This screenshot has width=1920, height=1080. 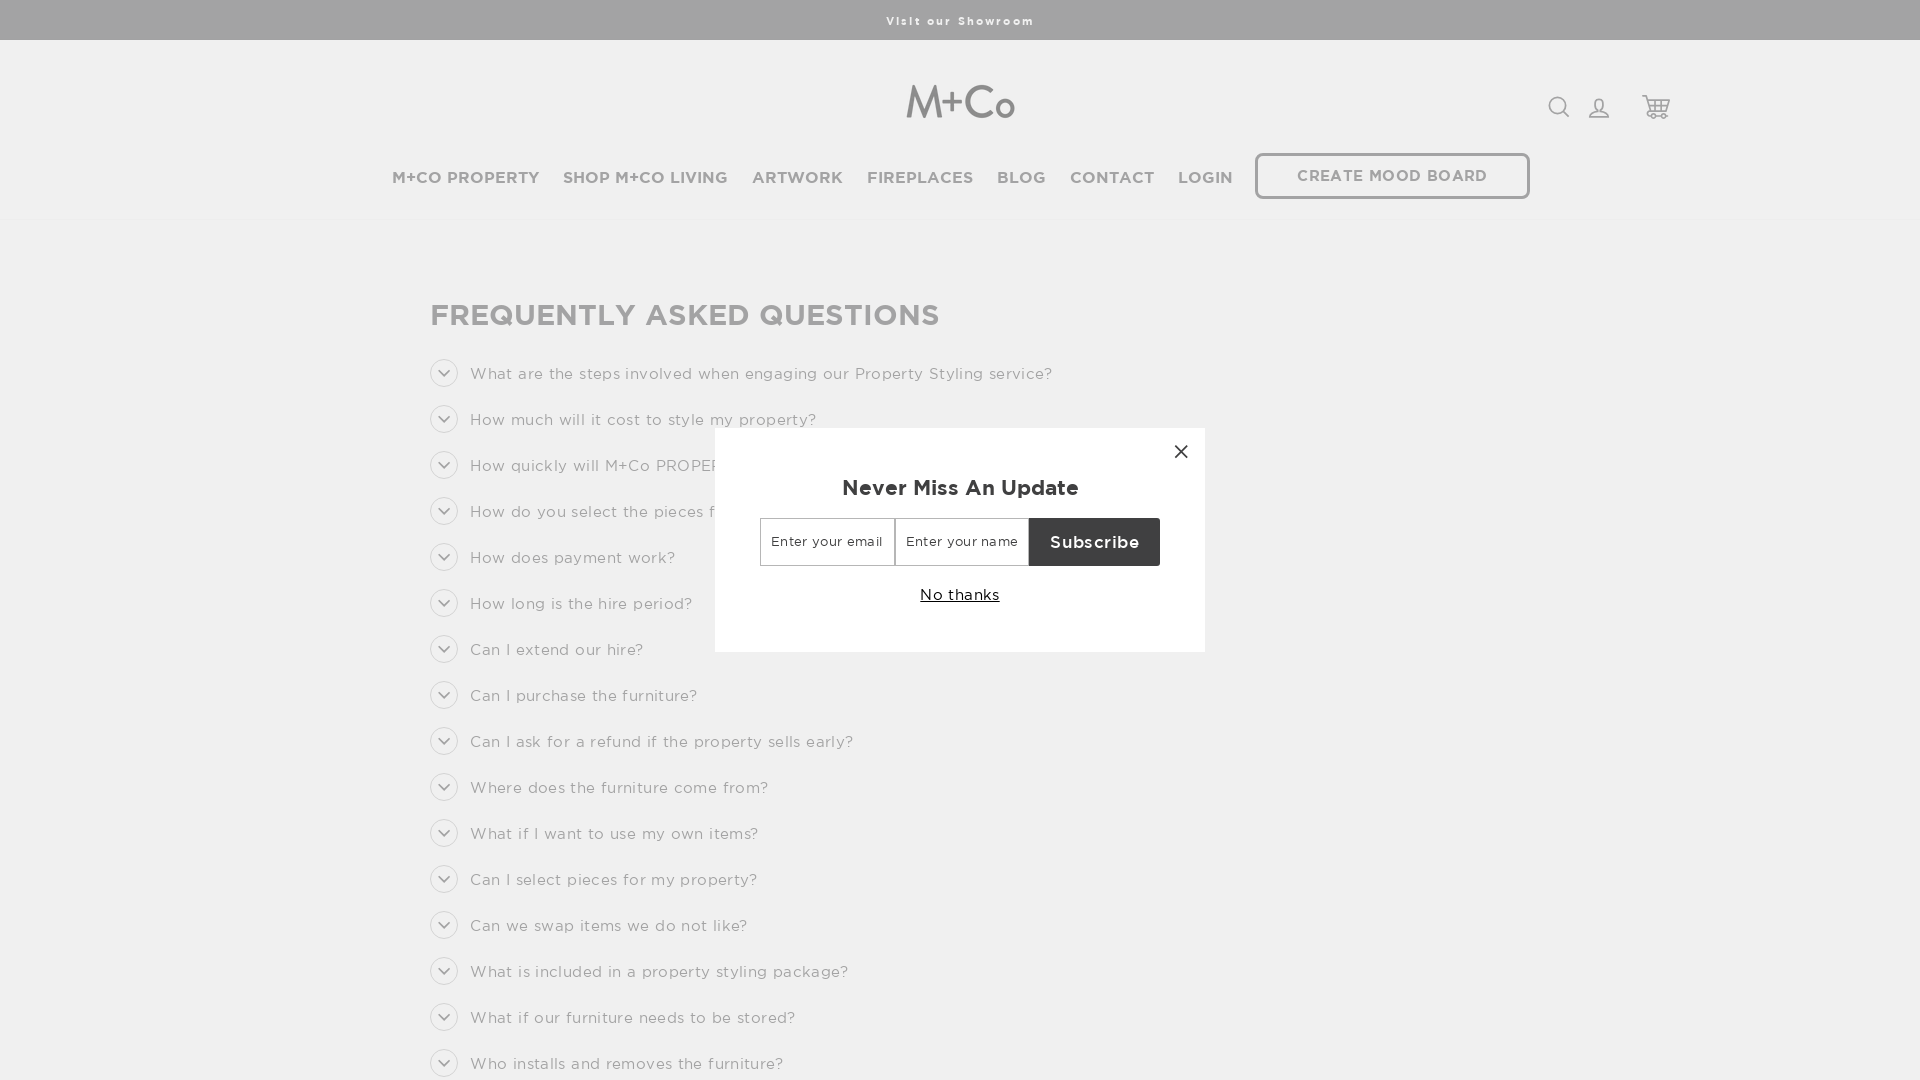 What do you see at coordinates (637, 970) in the screenshot?
I see `'What is included in a property styling package?'` at bounding box center [637, 970].